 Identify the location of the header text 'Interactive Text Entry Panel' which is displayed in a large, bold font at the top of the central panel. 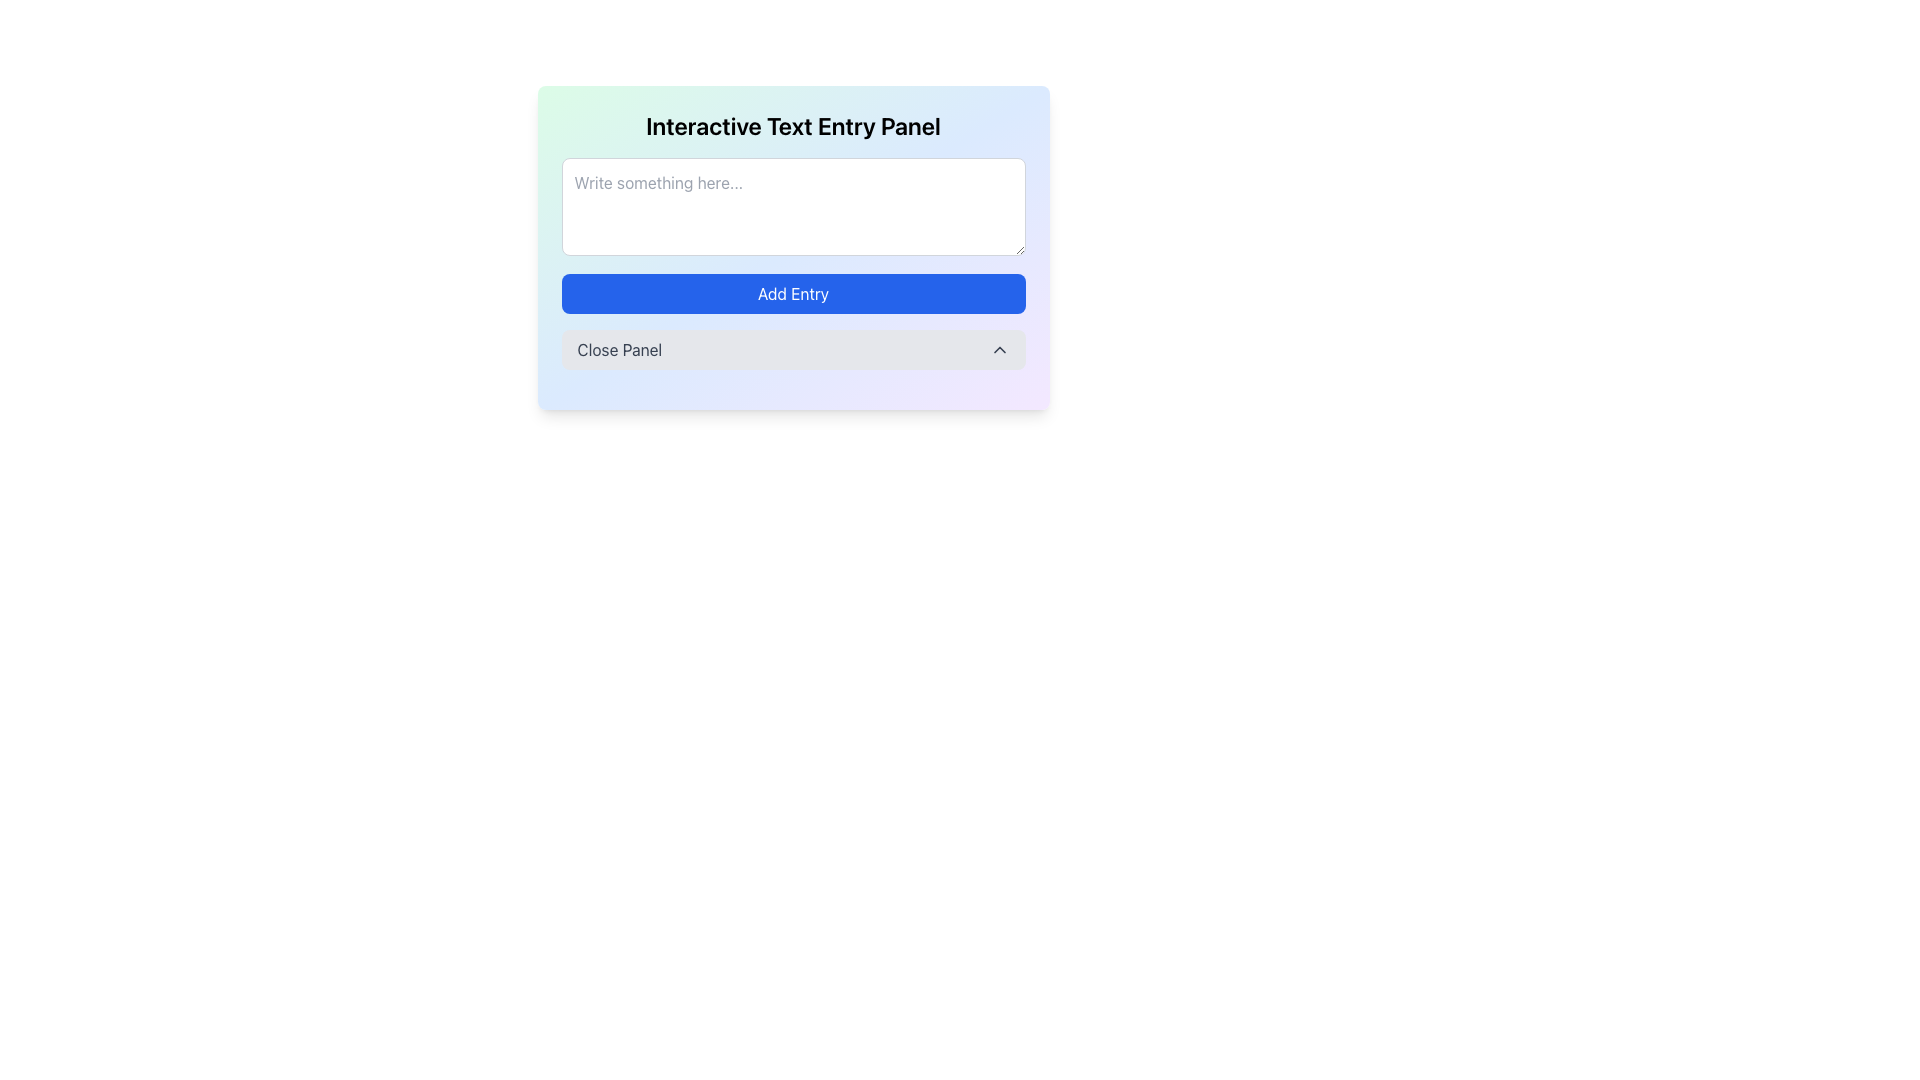
(792, 126).